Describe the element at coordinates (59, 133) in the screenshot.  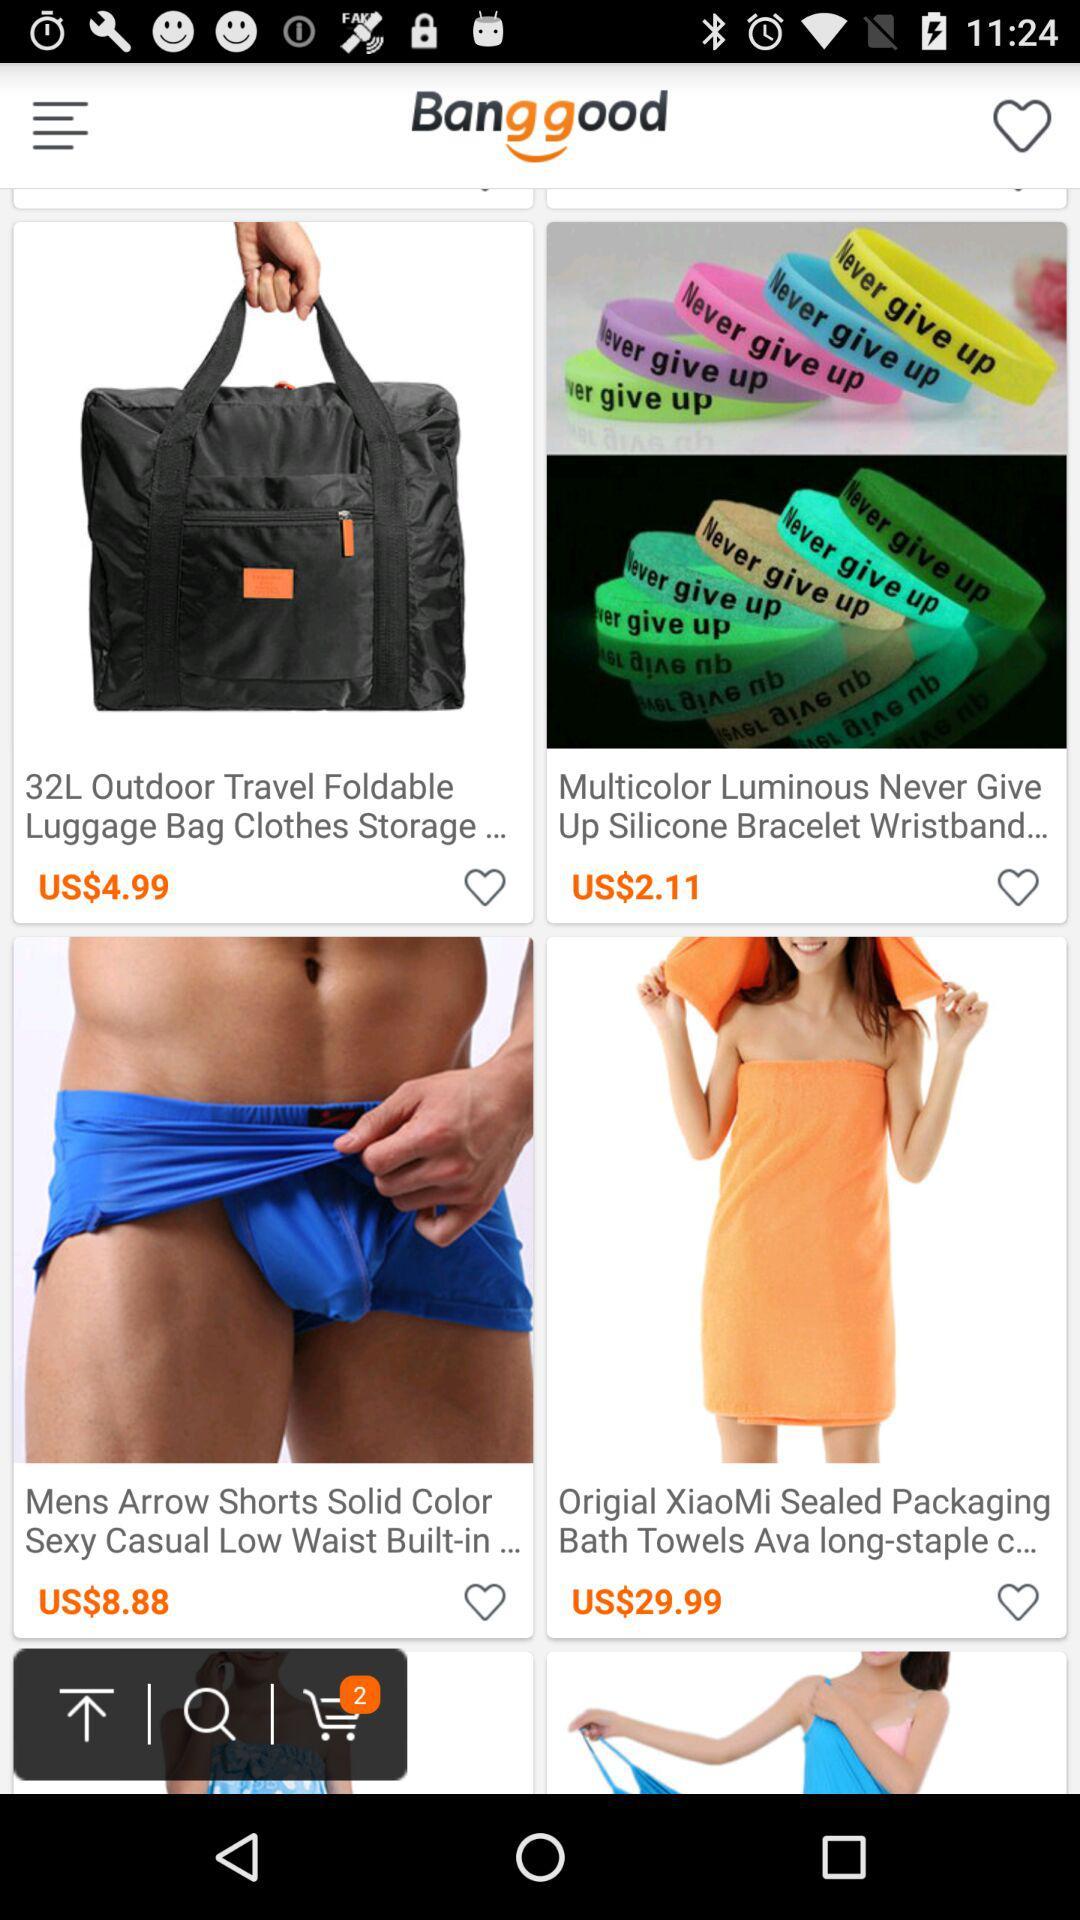
I see `the menu icon` at that location.